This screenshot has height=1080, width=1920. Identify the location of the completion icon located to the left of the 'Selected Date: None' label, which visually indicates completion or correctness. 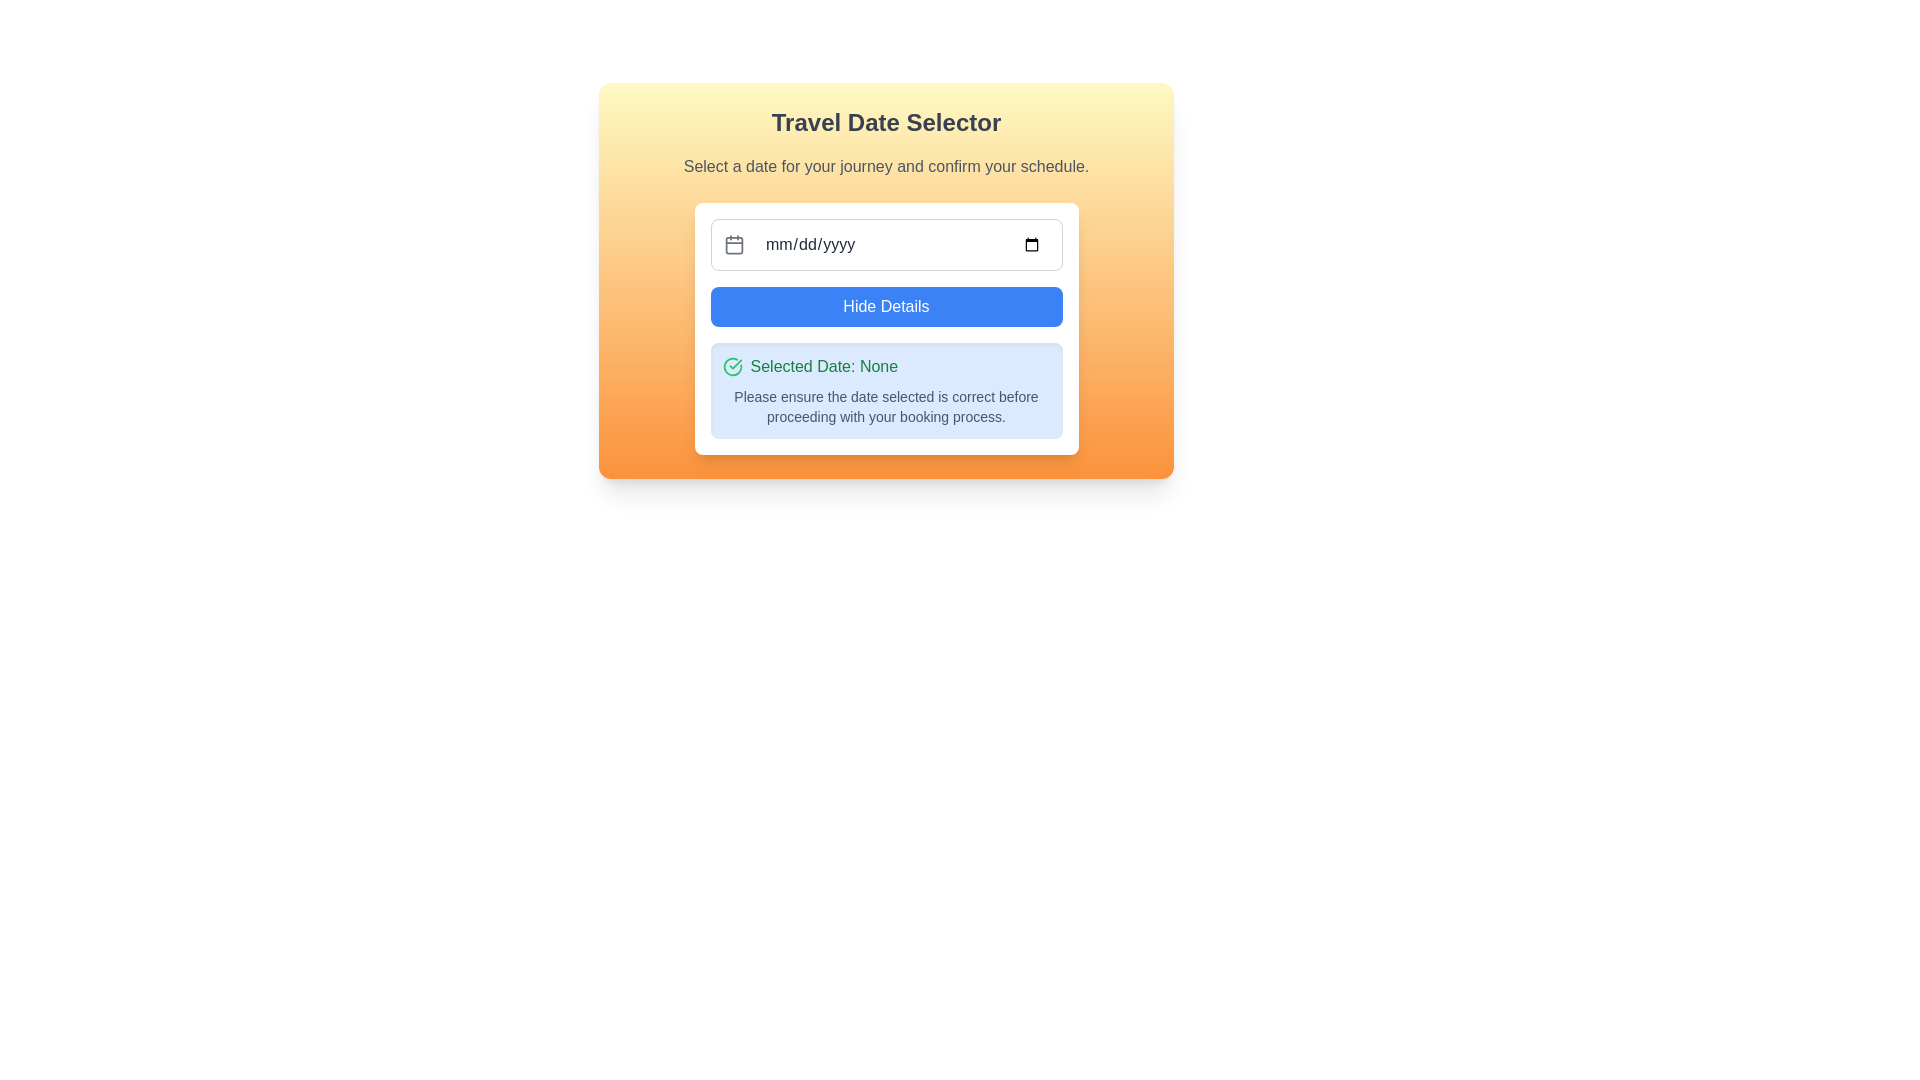
(731, 366).